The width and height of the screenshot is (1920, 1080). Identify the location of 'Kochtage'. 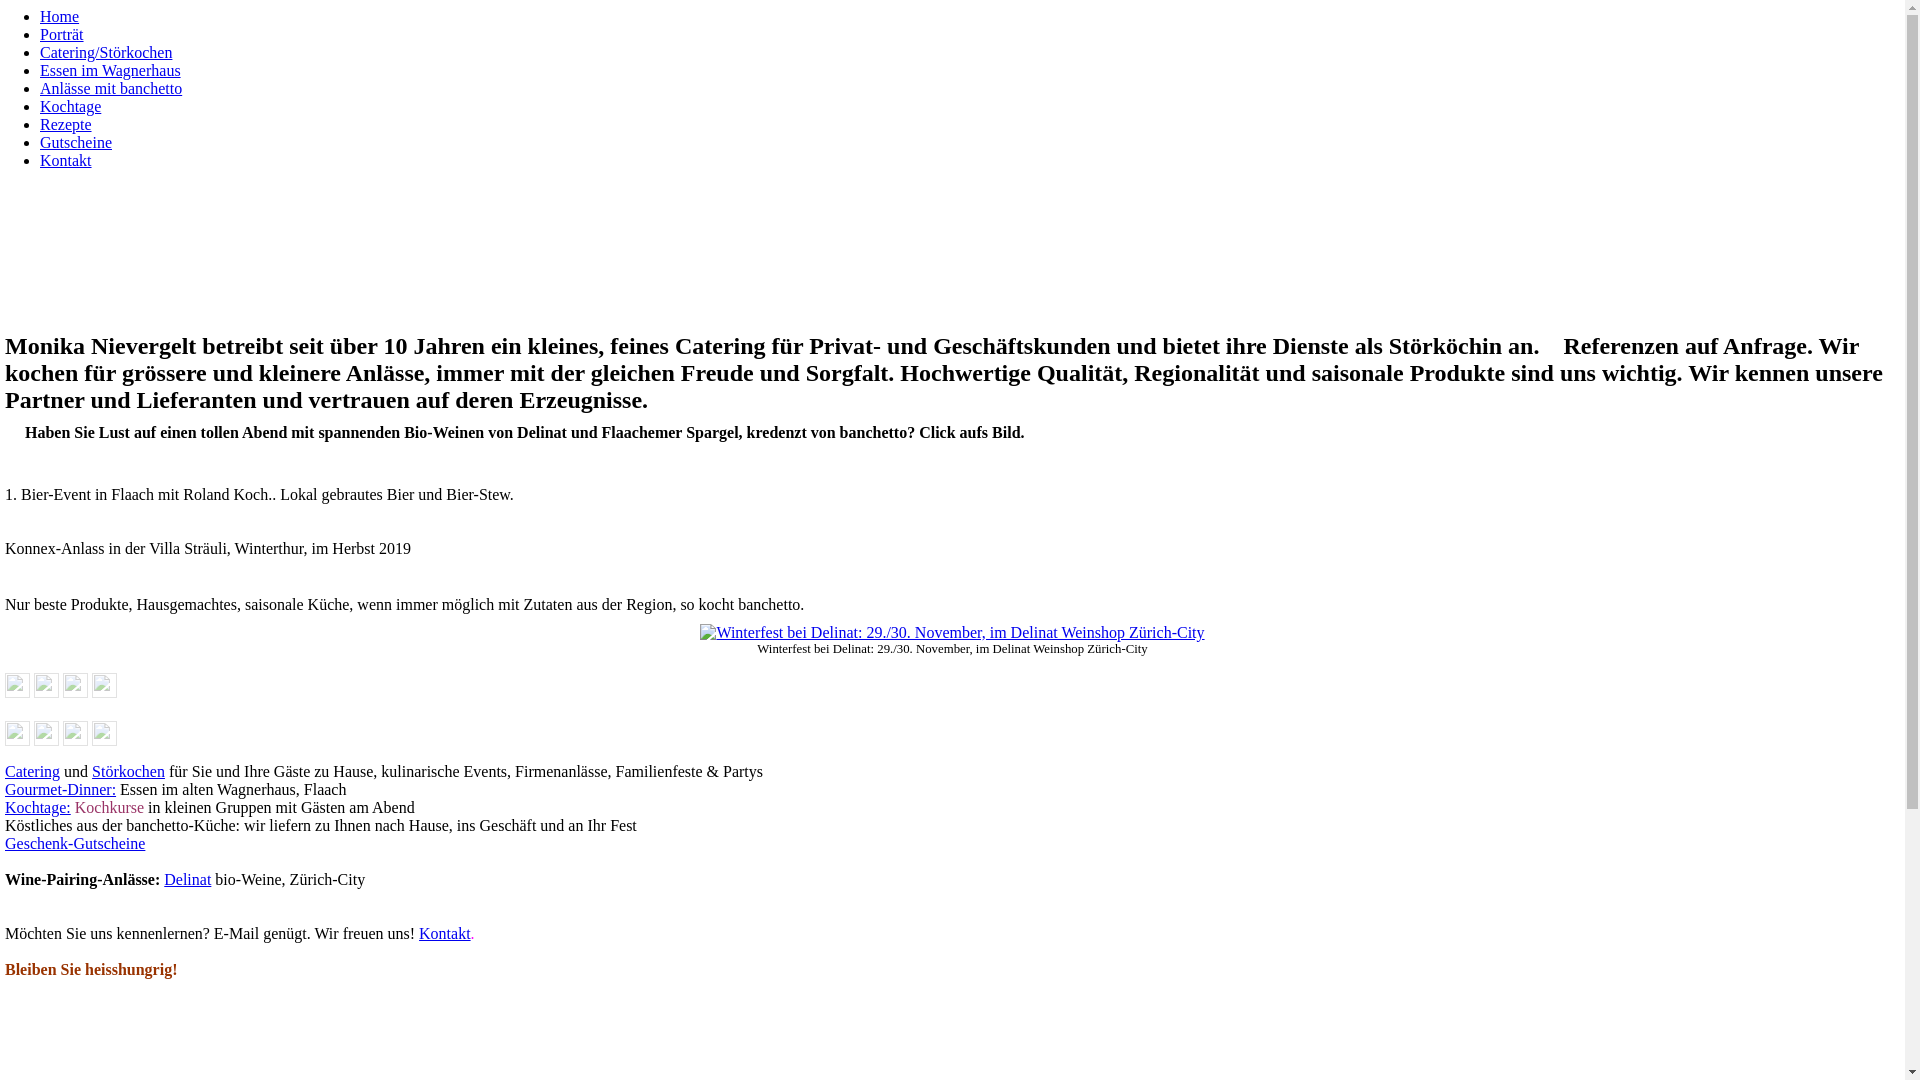
(70, 106).